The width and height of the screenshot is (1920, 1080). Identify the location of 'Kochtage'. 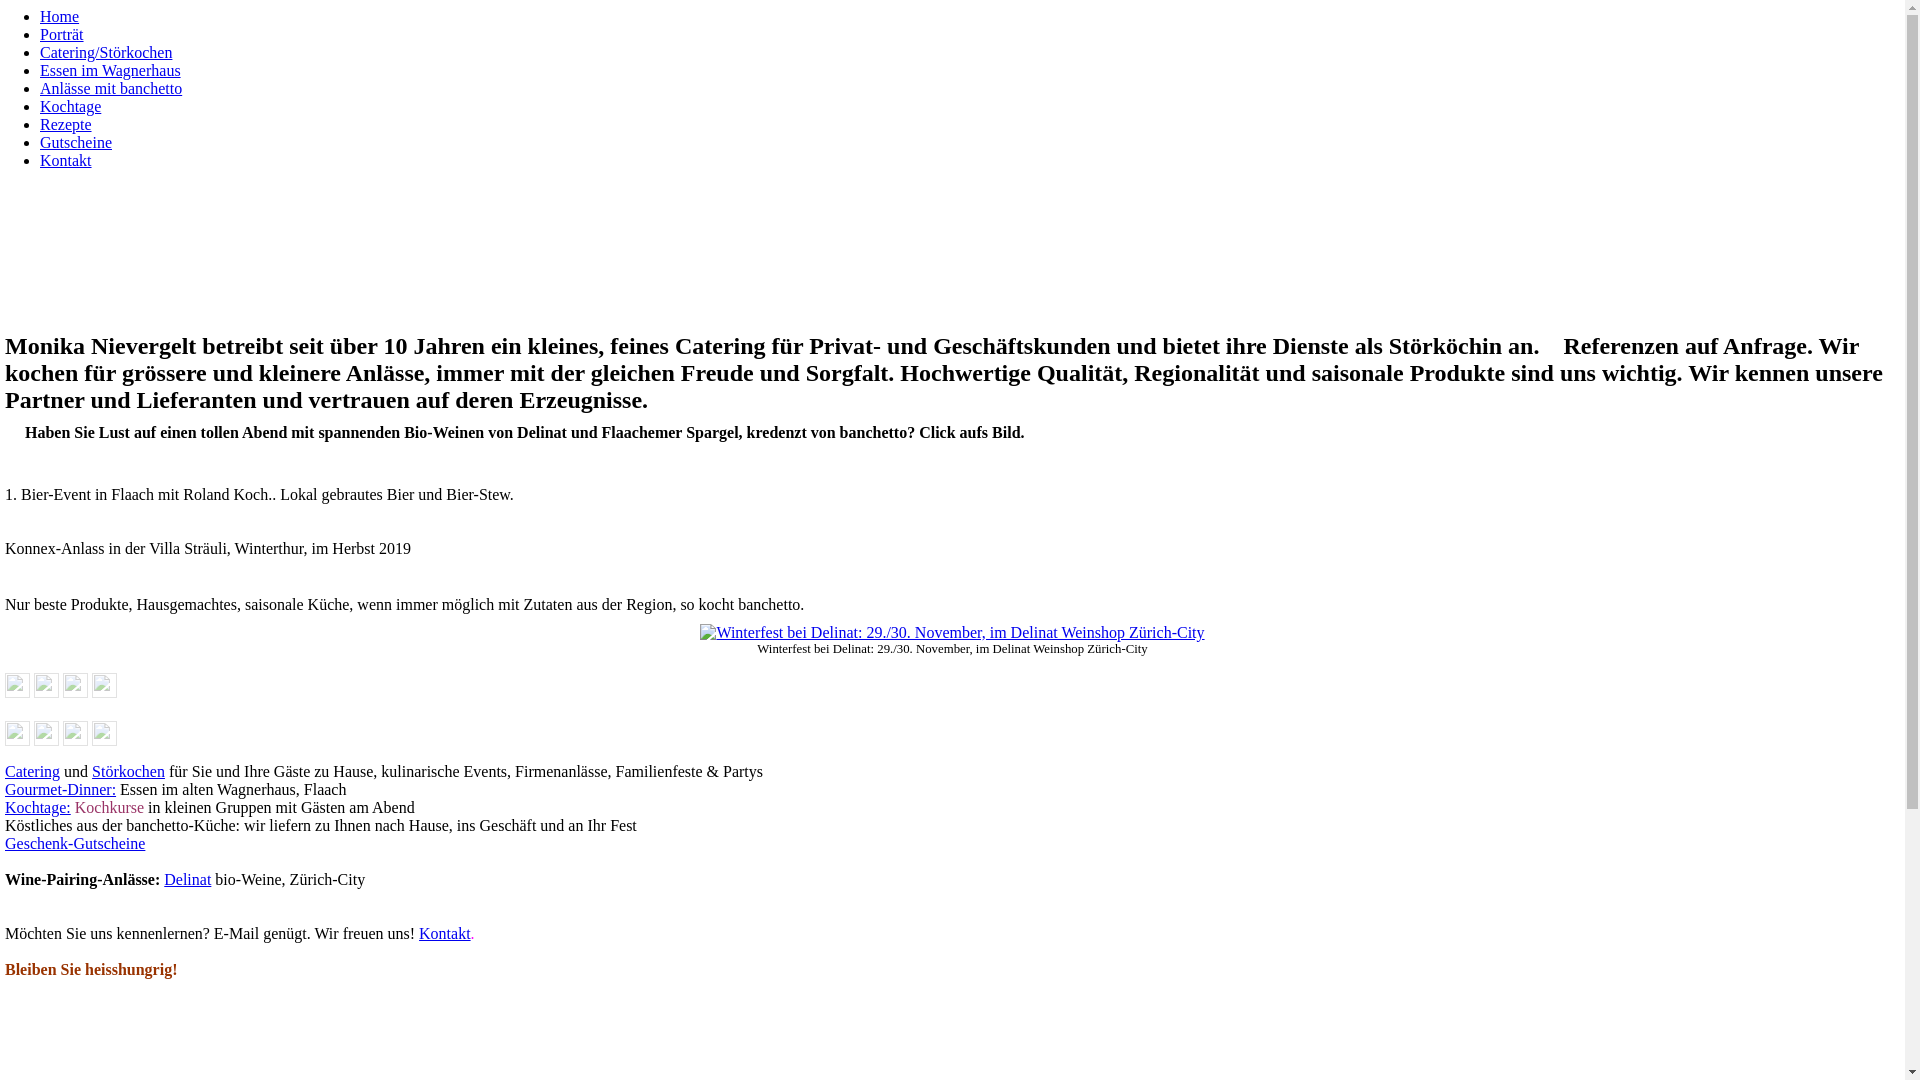
(70, 106).